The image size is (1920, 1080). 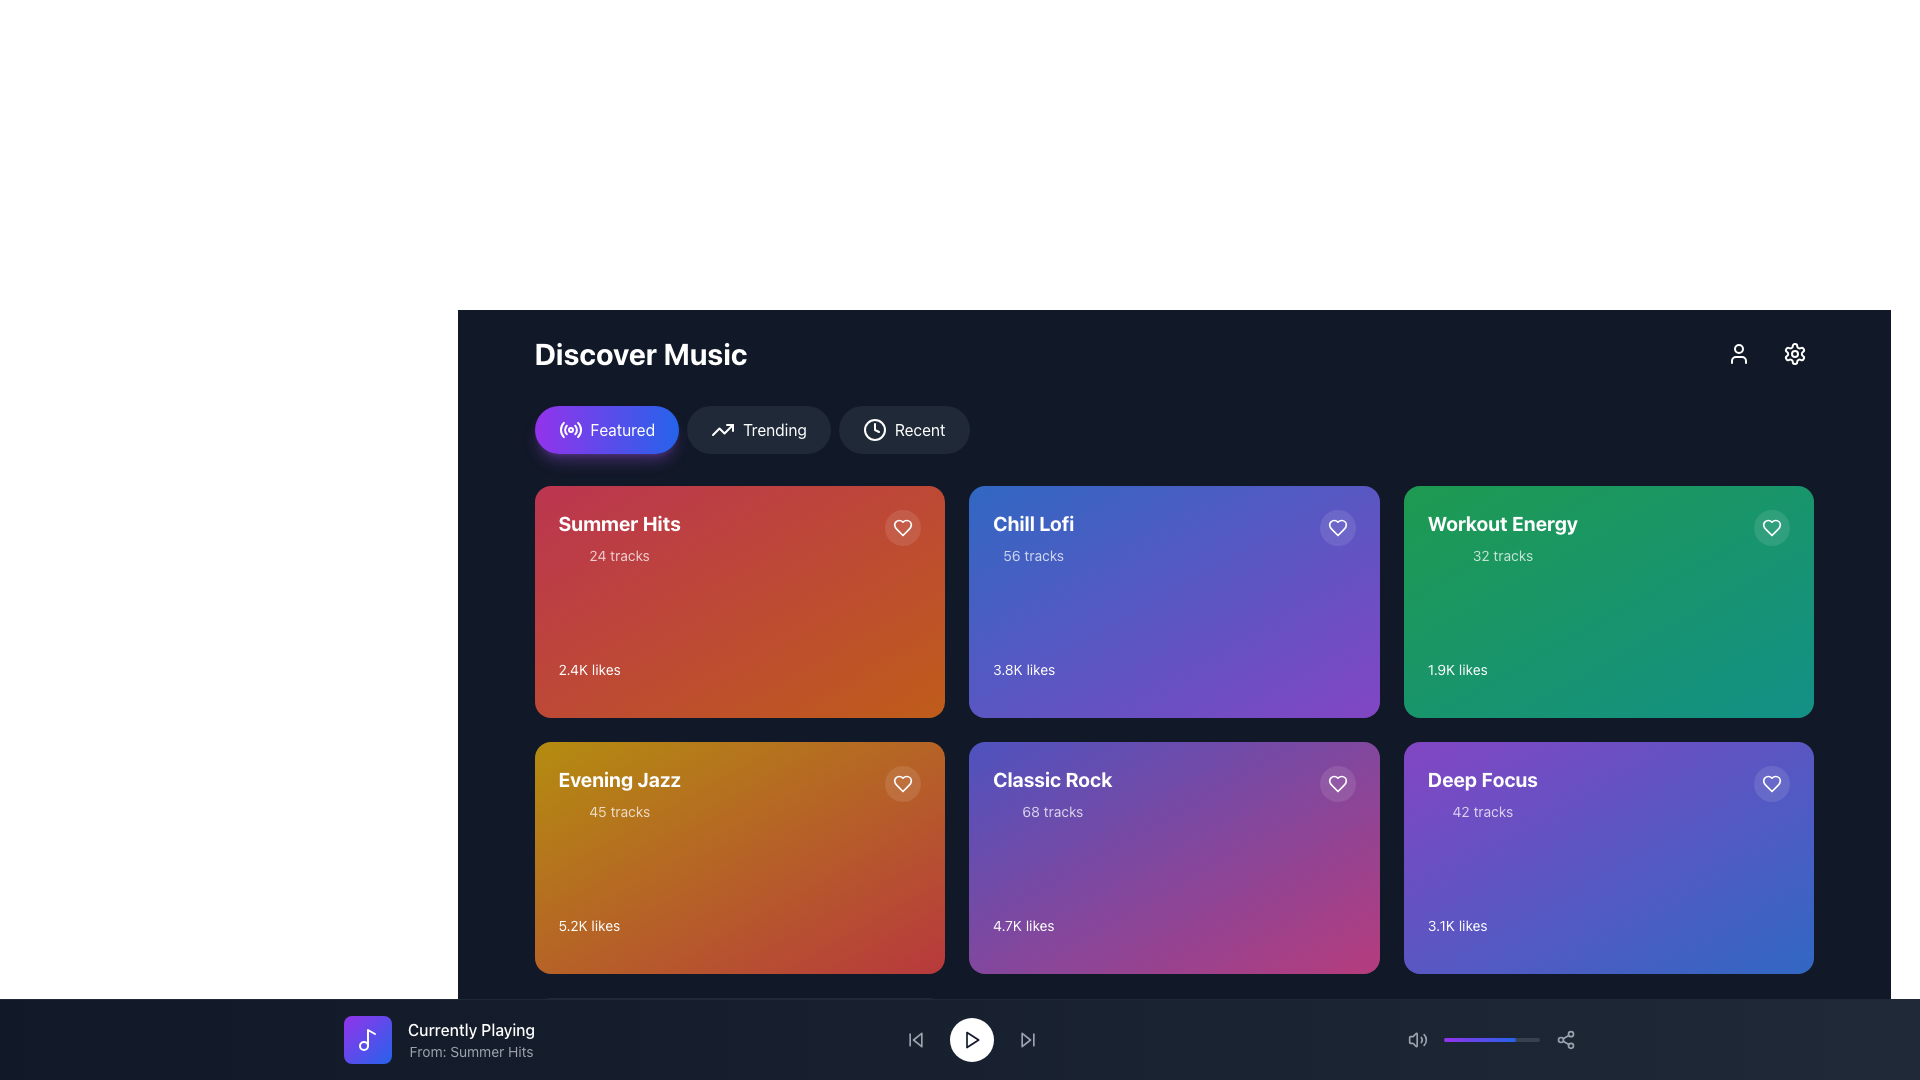 I want to click on the 'like' or 'favorite' button located in the top-right corner of the 'Deep Focus' music category card, so click(x=1772, y=782).